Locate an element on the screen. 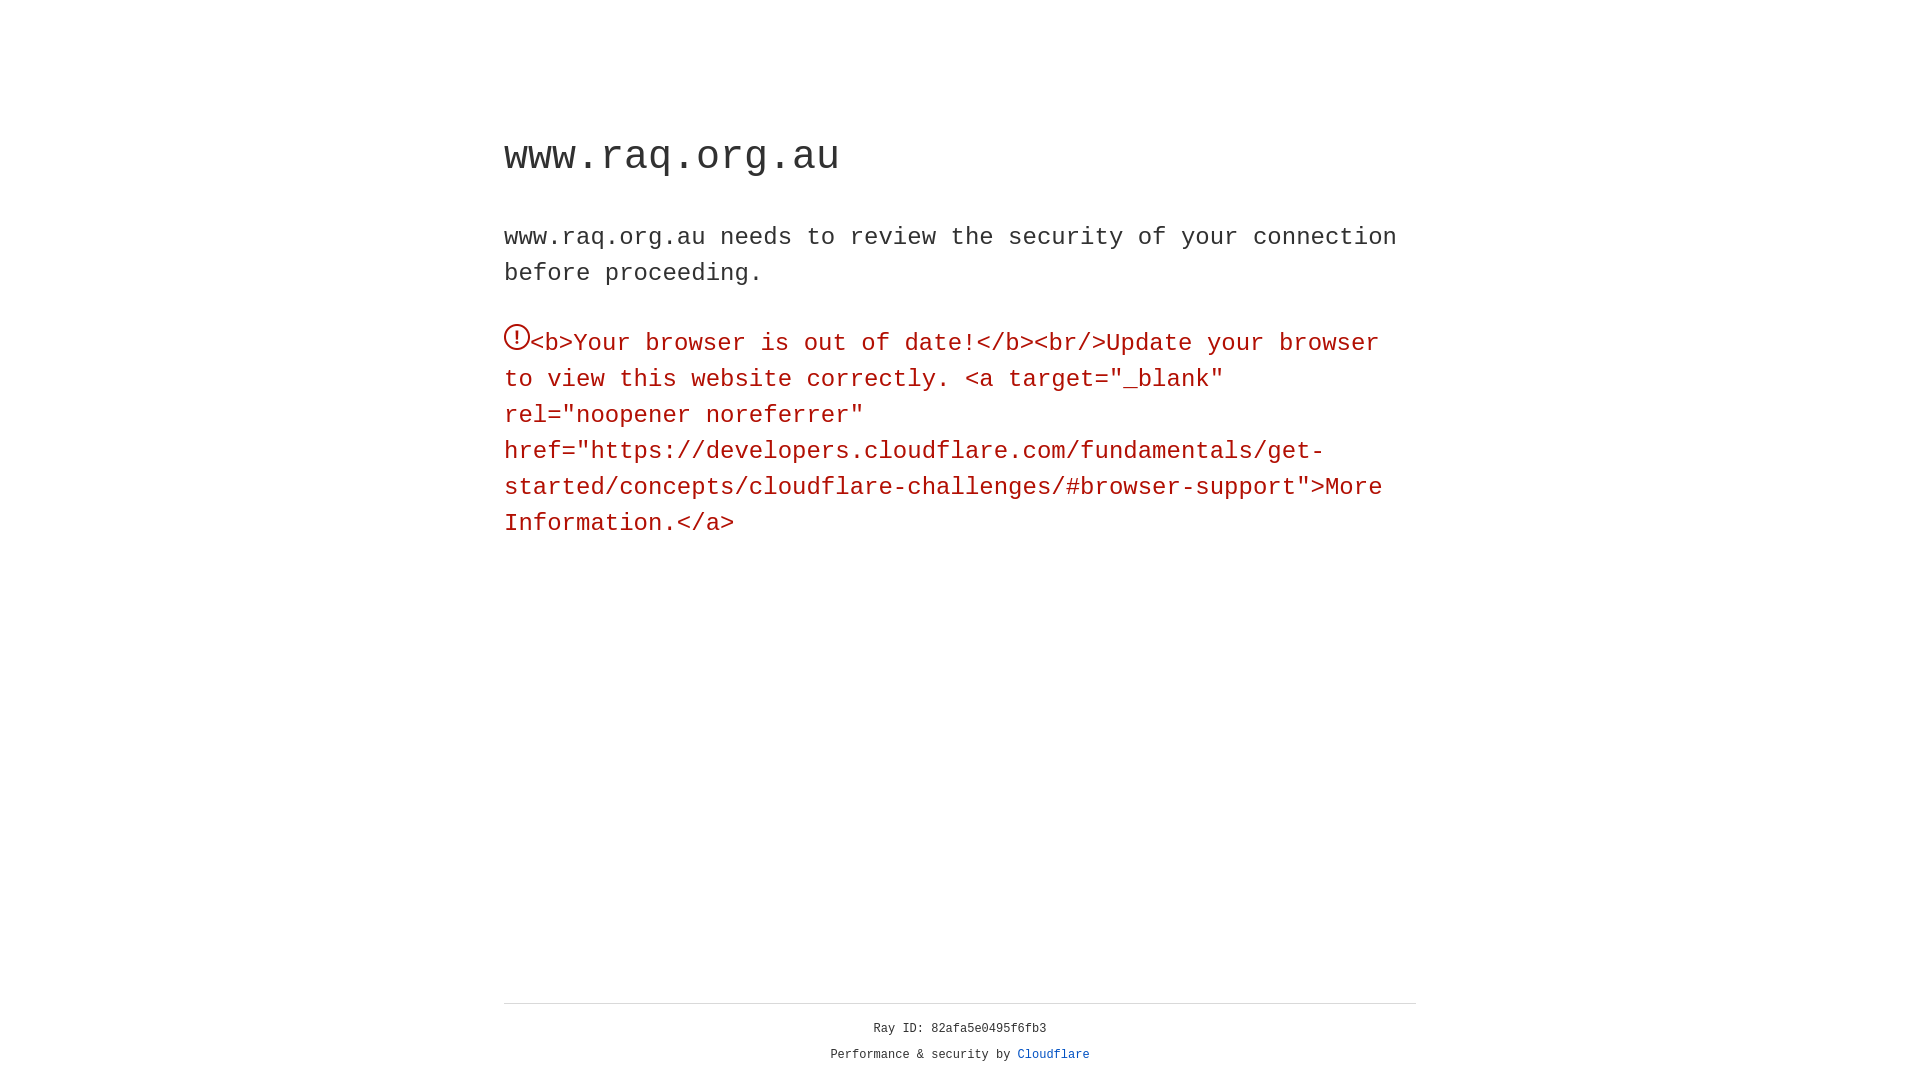  'Cloudflare' is located at coordinates (1053, 1054).